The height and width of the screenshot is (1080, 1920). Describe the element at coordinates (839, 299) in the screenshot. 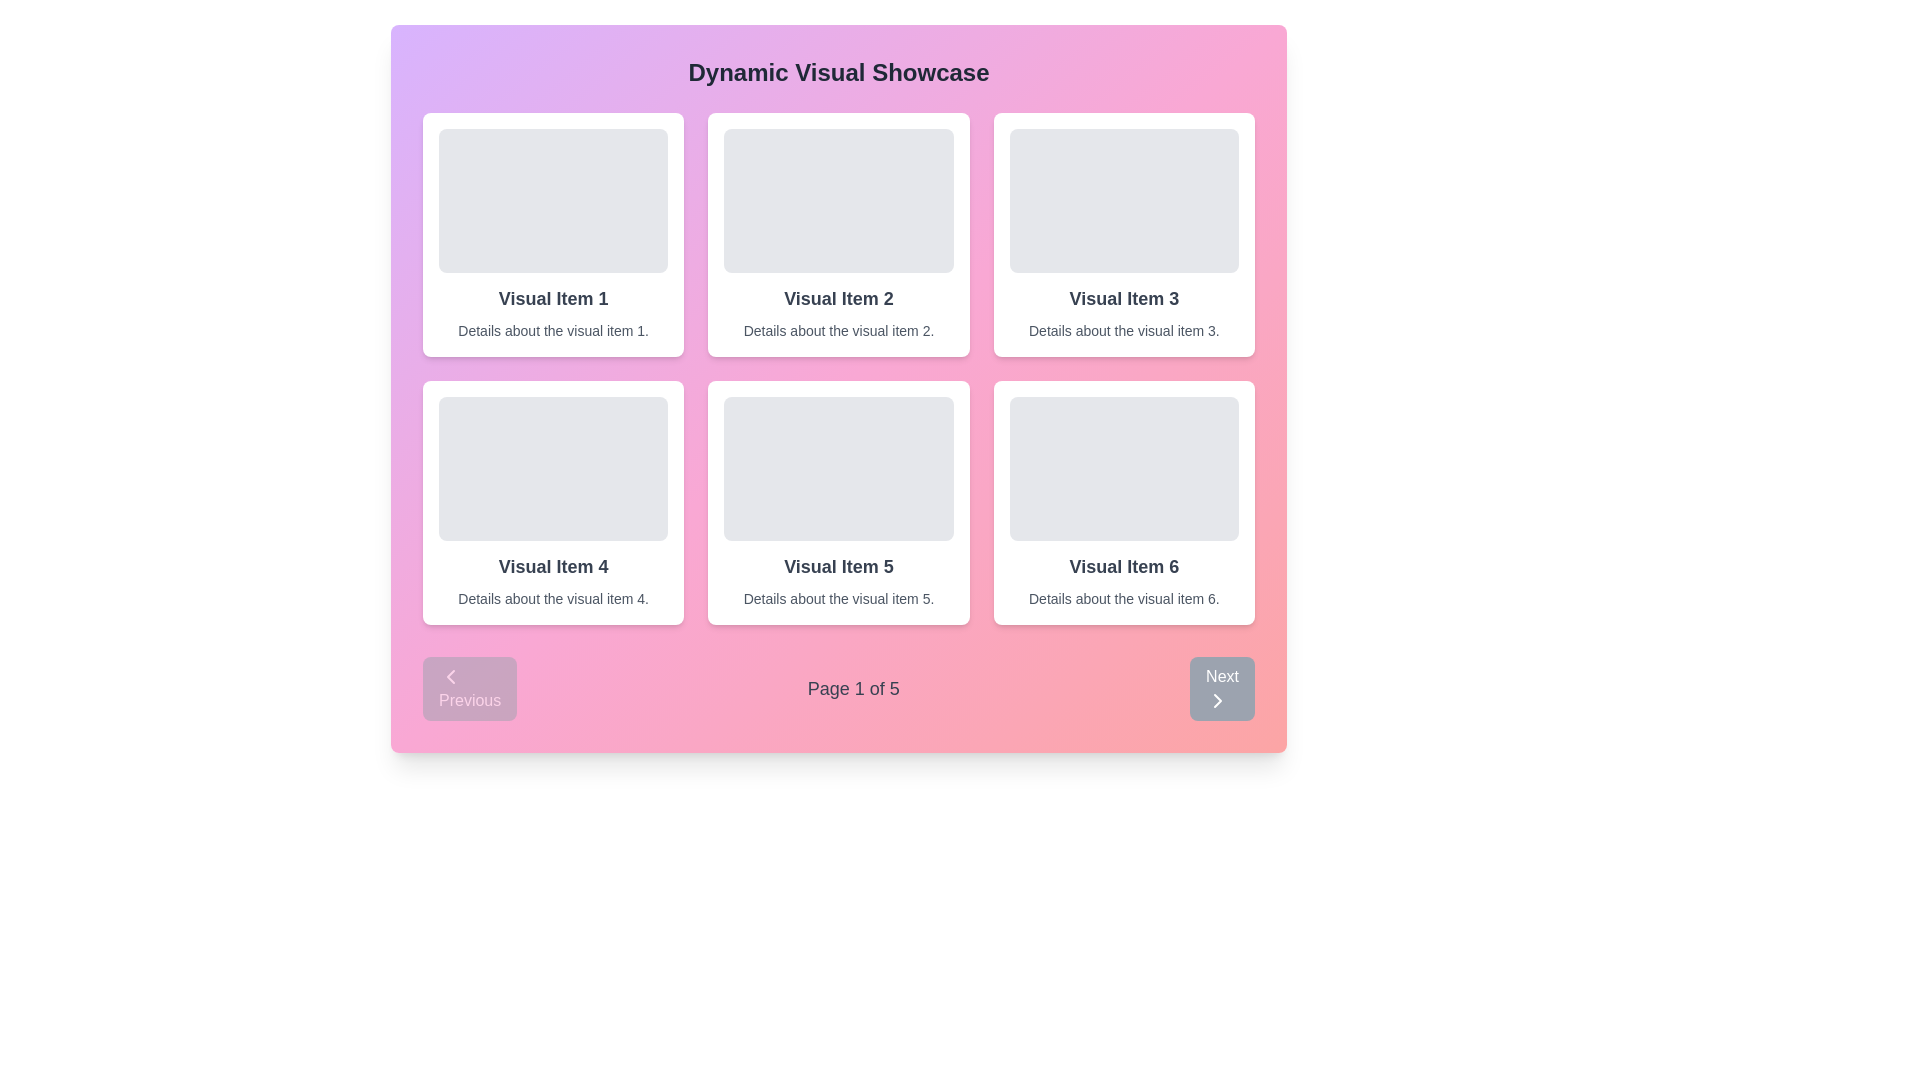

I see `centered heading labeled 'Visual Item 2', which is styled as bold and in a larger font size, located below a gray rectangular box and above additional text` at that location.